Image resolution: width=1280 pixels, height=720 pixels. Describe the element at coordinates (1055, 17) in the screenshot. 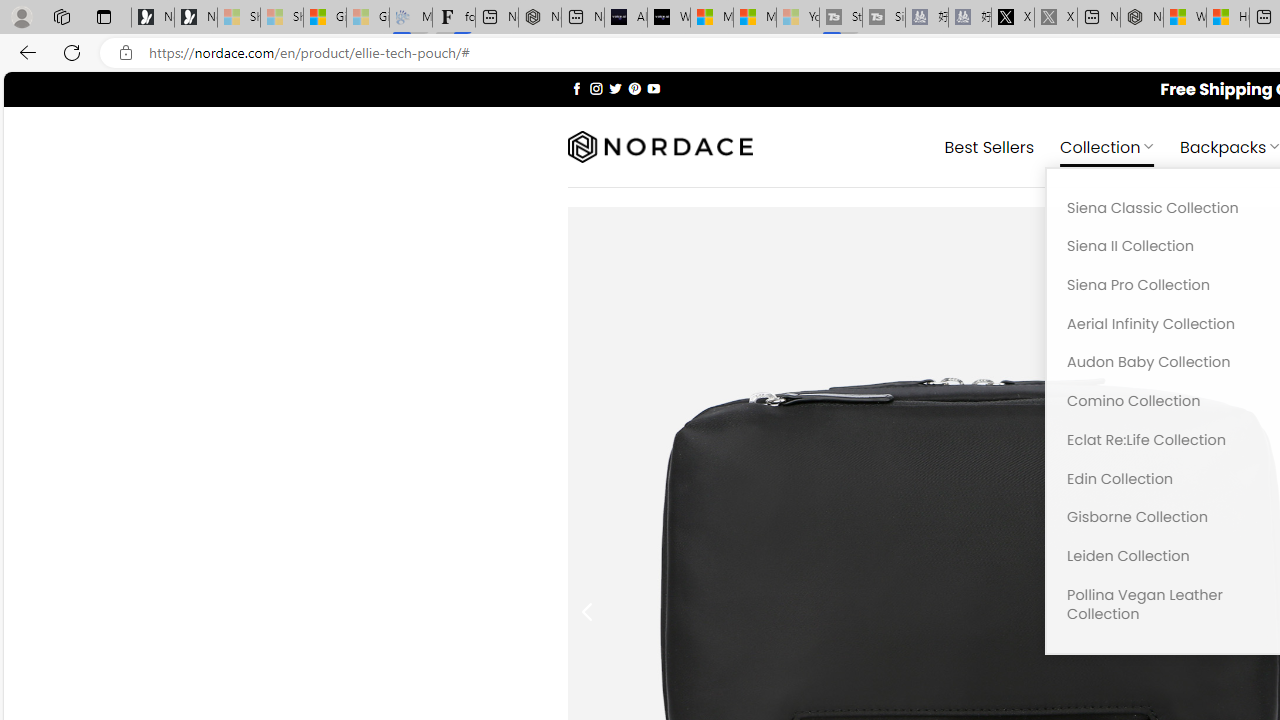

I see `'X - Sleeping'` at that location.